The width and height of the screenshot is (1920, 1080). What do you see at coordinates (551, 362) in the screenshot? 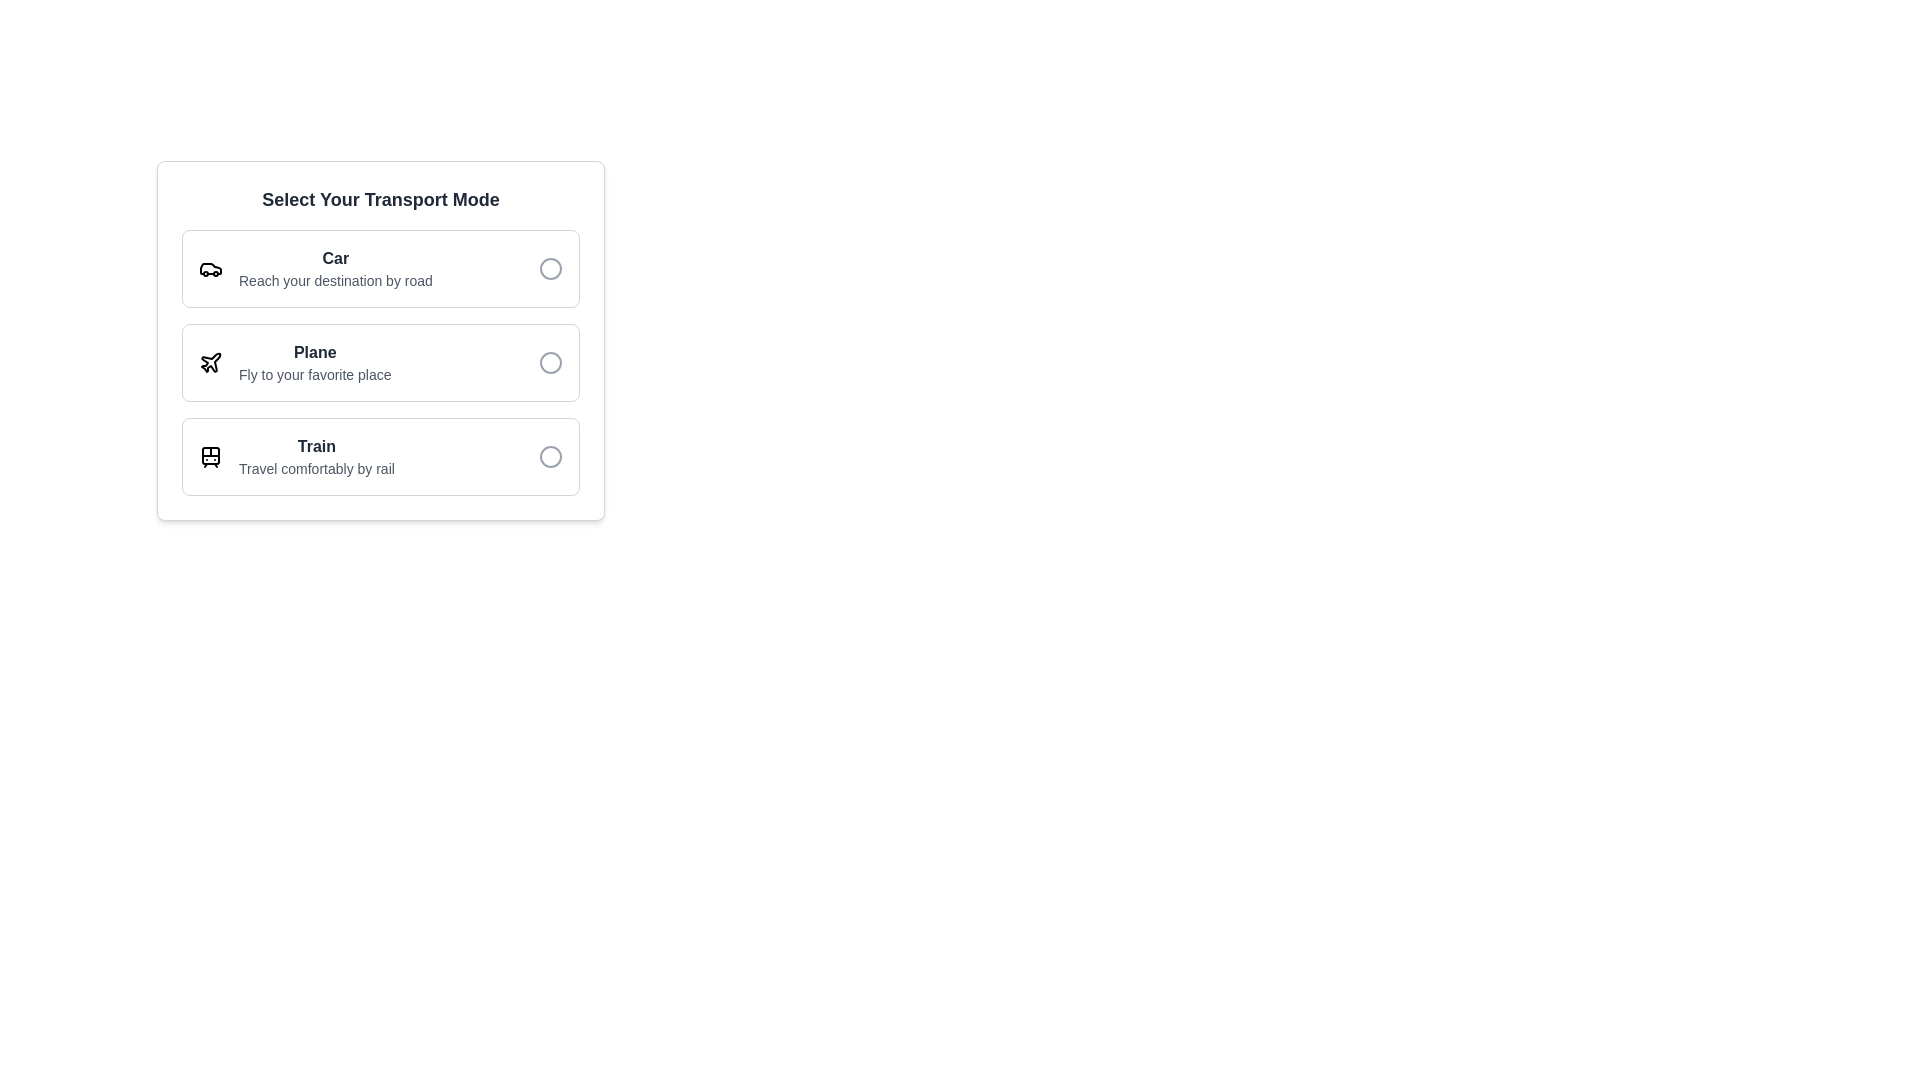
I see `the circular icon styled with a gray outline and transparent interior, located to the right of the 'Plane' option in the transport modes list` at bounding box center [551, 362].